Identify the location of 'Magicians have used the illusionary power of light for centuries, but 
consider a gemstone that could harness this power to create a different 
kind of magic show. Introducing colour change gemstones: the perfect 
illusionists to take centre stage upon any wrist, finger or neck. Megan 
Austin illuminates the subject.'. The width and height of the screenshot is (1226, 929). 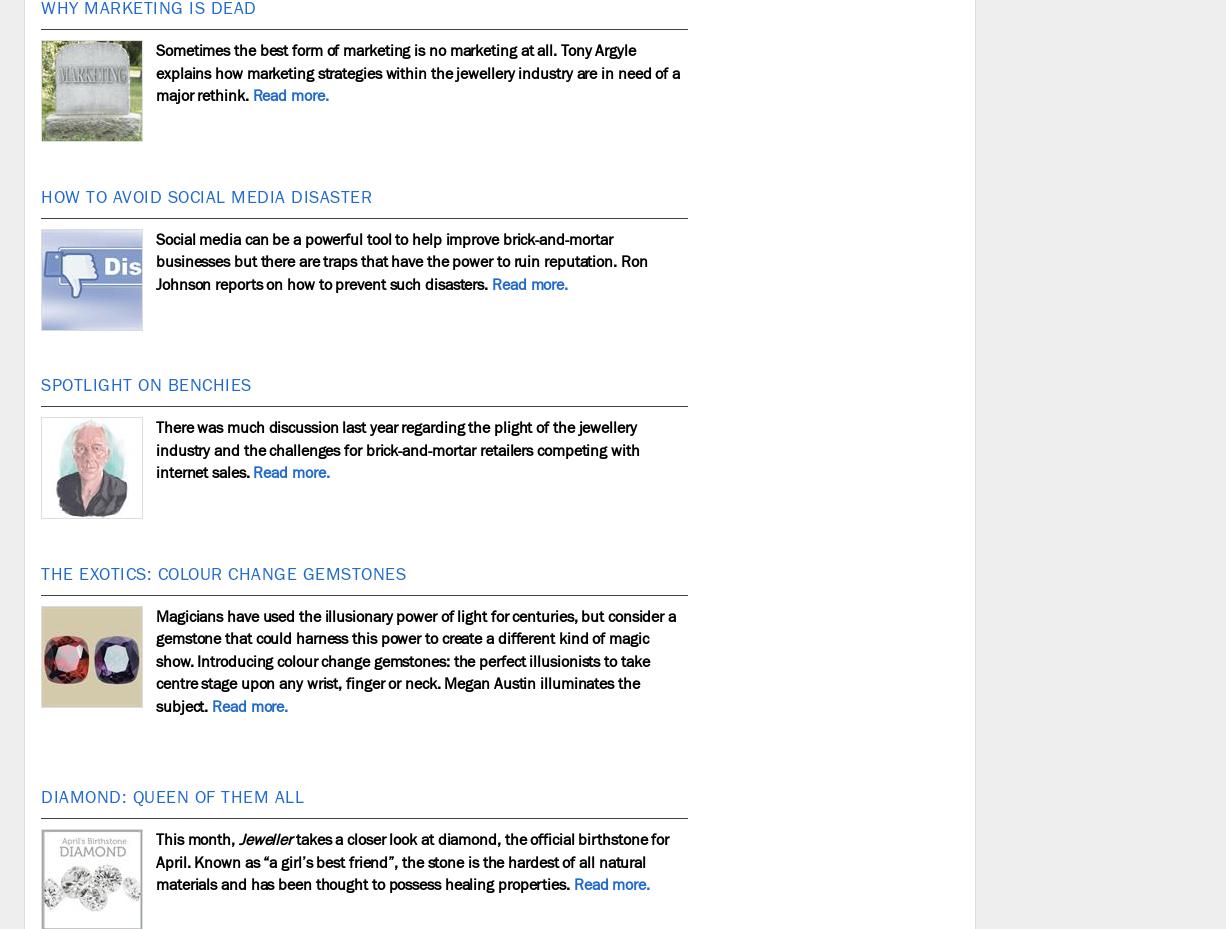
(415, 660).